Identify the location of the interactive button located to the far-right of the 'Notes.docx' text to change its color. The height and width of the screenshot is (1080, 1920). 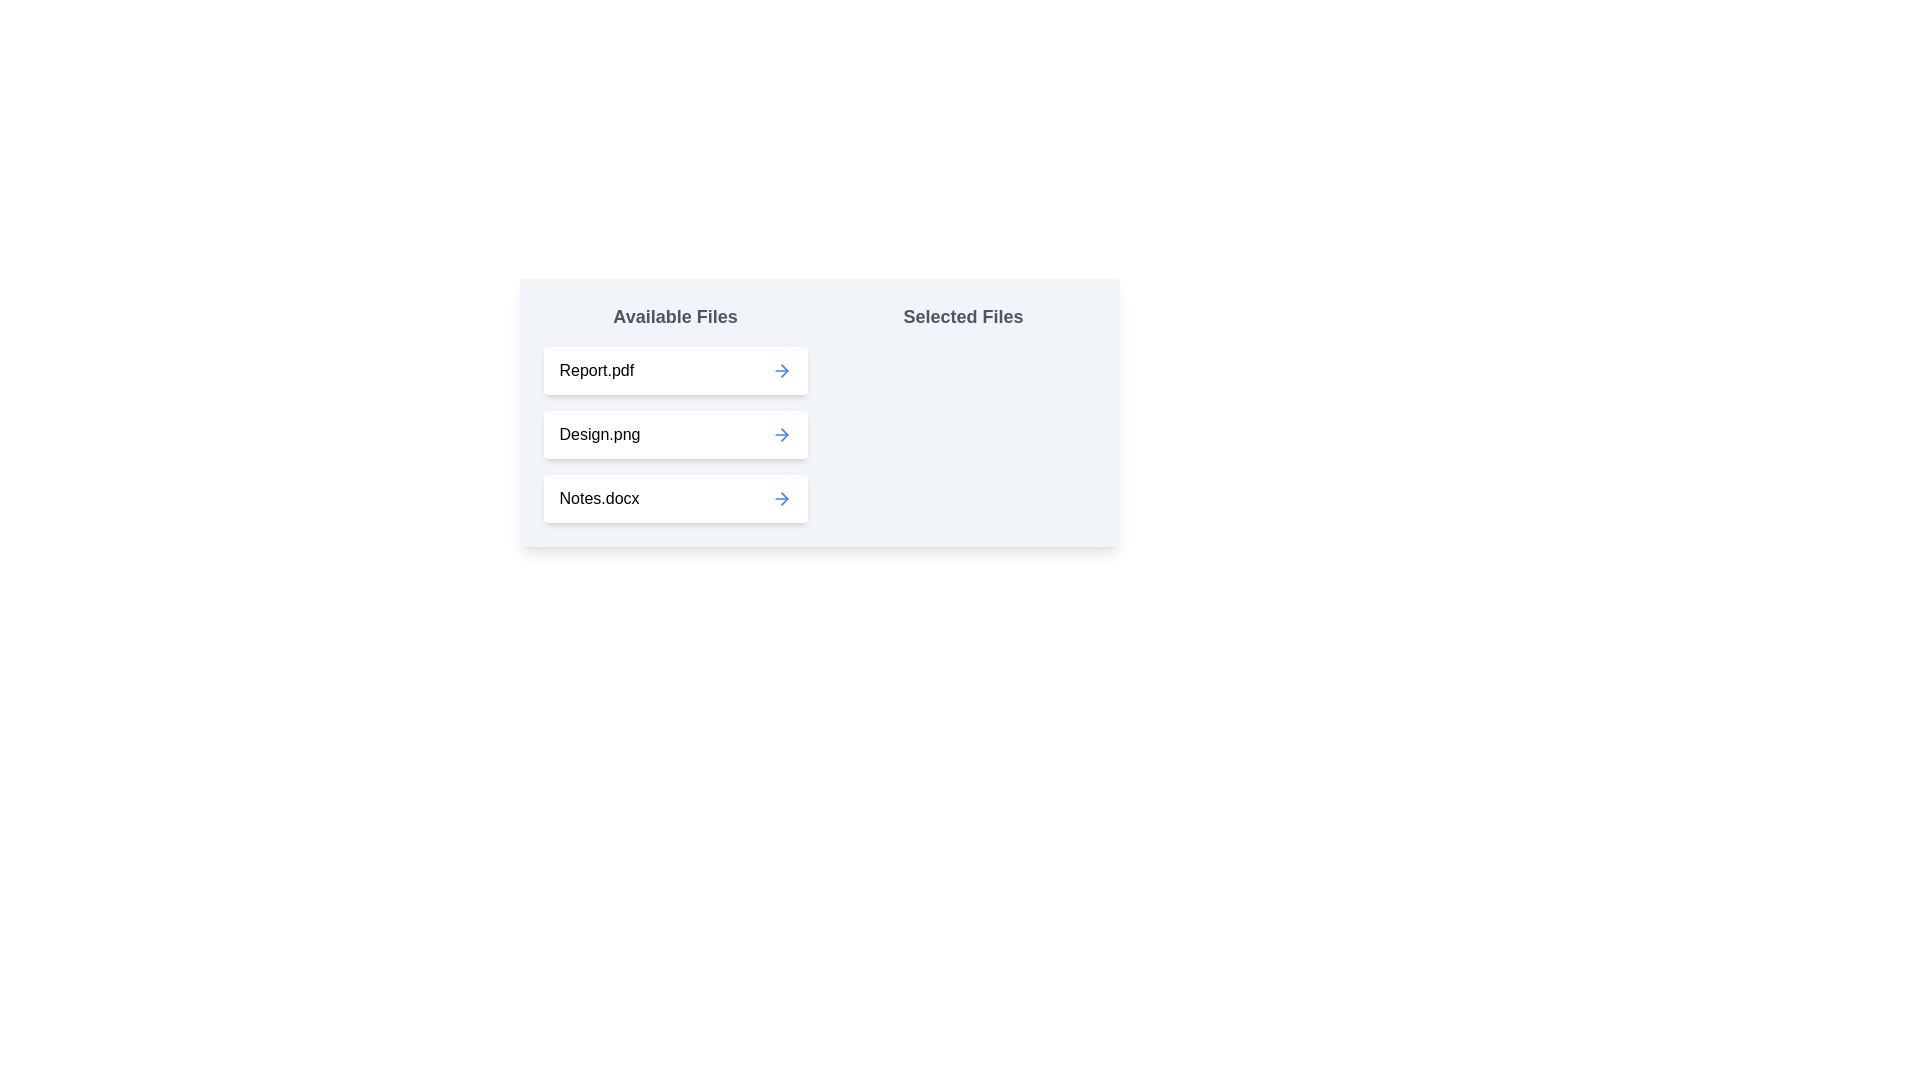
(780, 497).